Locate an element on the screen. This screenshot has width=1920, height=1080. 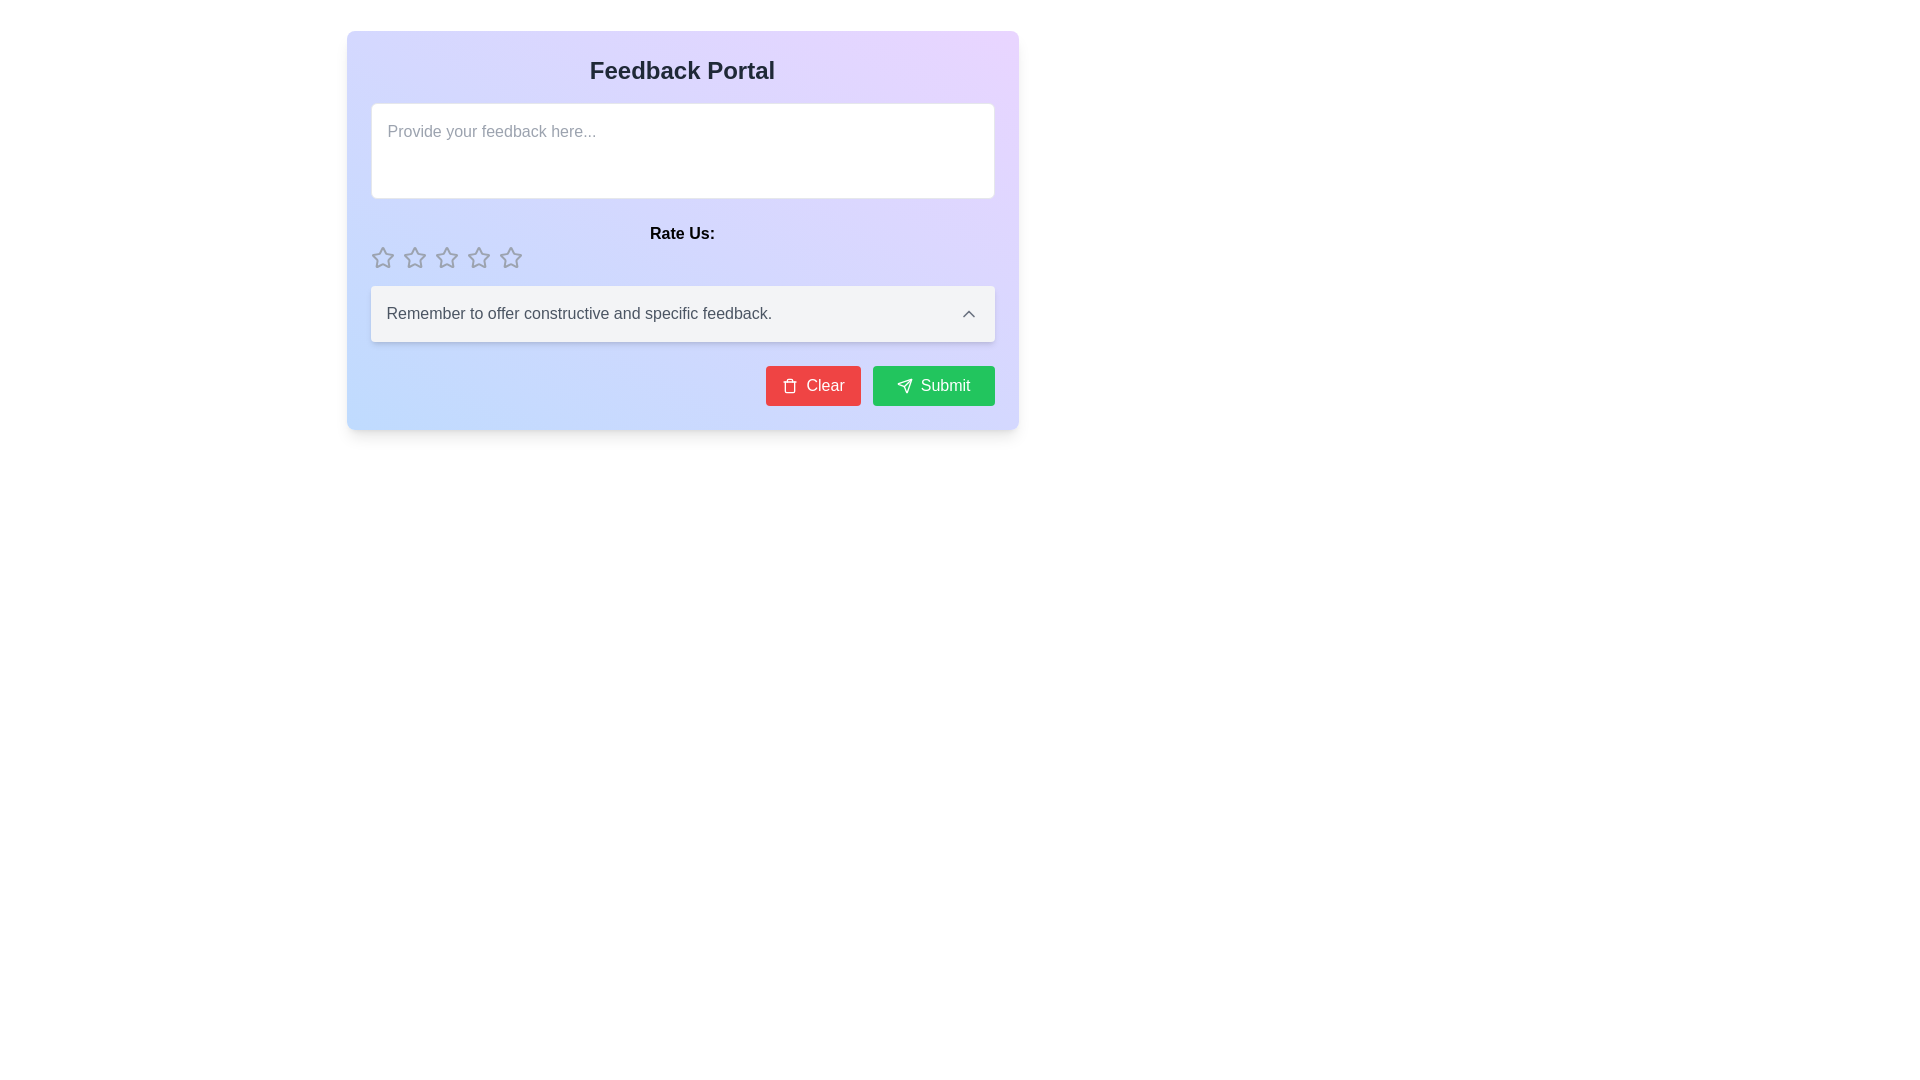
the second star in the star-based rating system to provide visual feedback is located at coordinates (413, 256).